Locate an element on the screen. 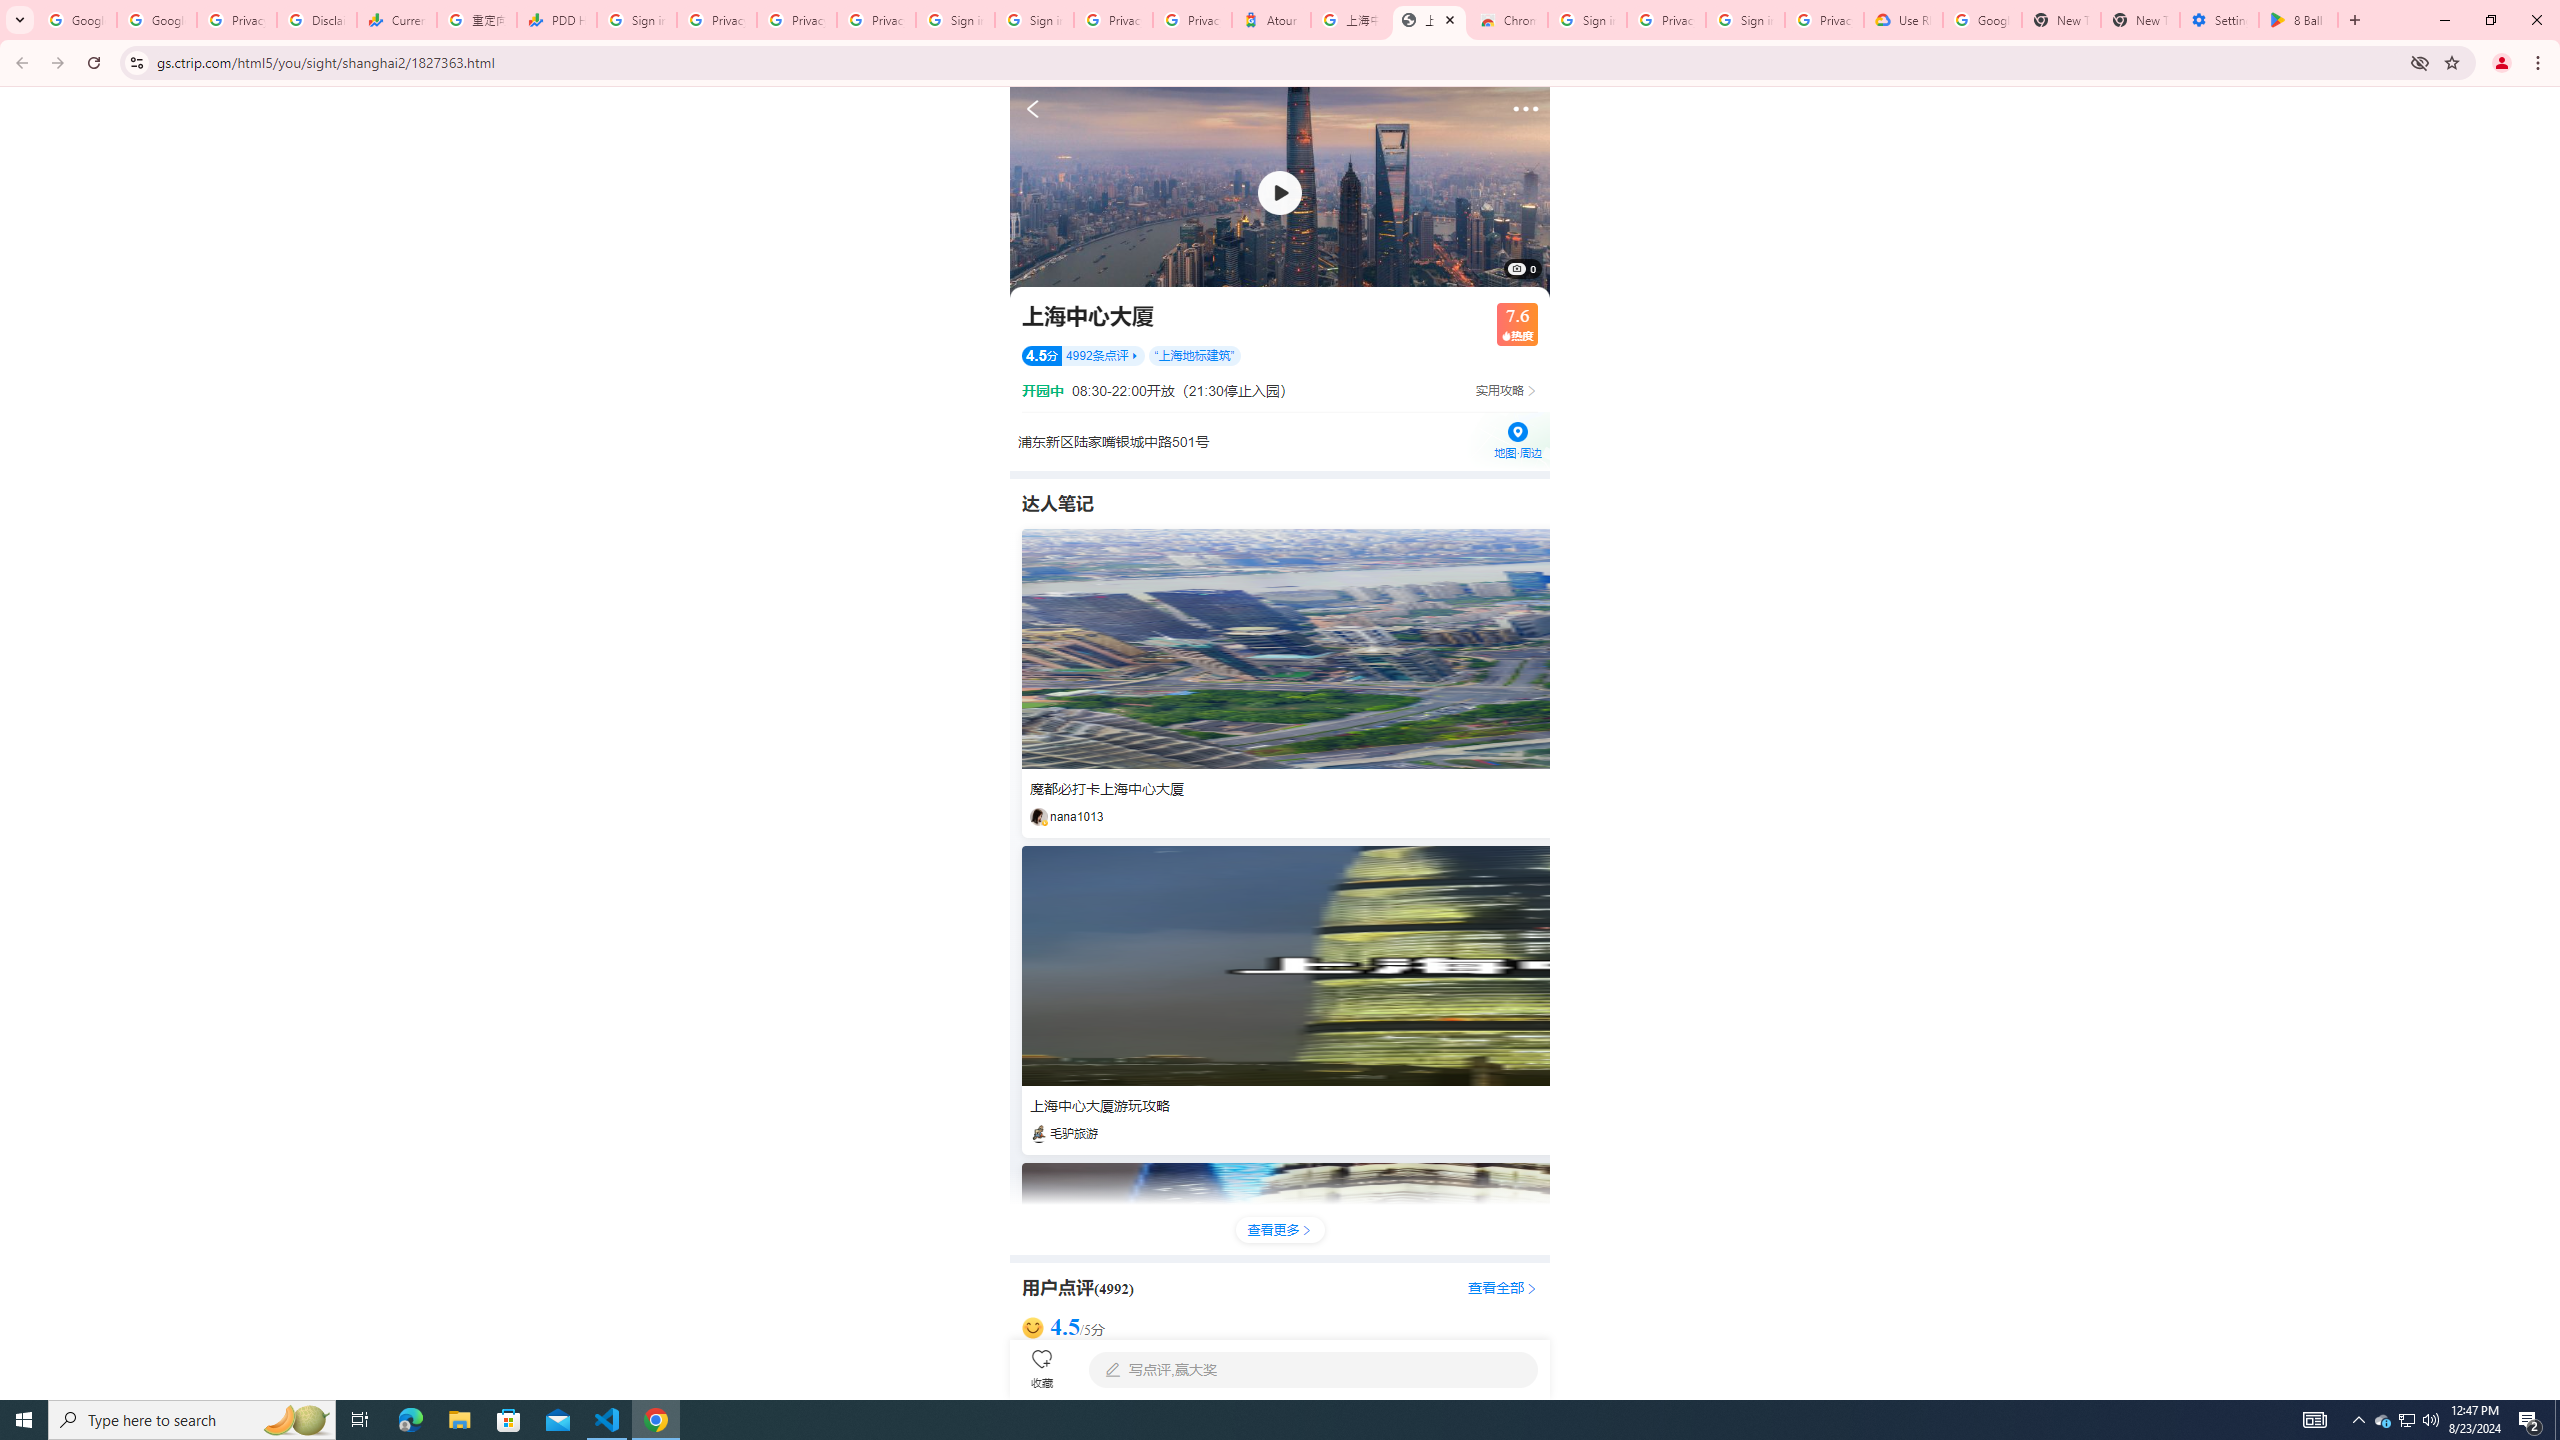 Image resolution: width=2560 pixels, height=1440 pixels. 'To get missing image descriptions, open the context menu.' is located at coordinates (1280, 191).